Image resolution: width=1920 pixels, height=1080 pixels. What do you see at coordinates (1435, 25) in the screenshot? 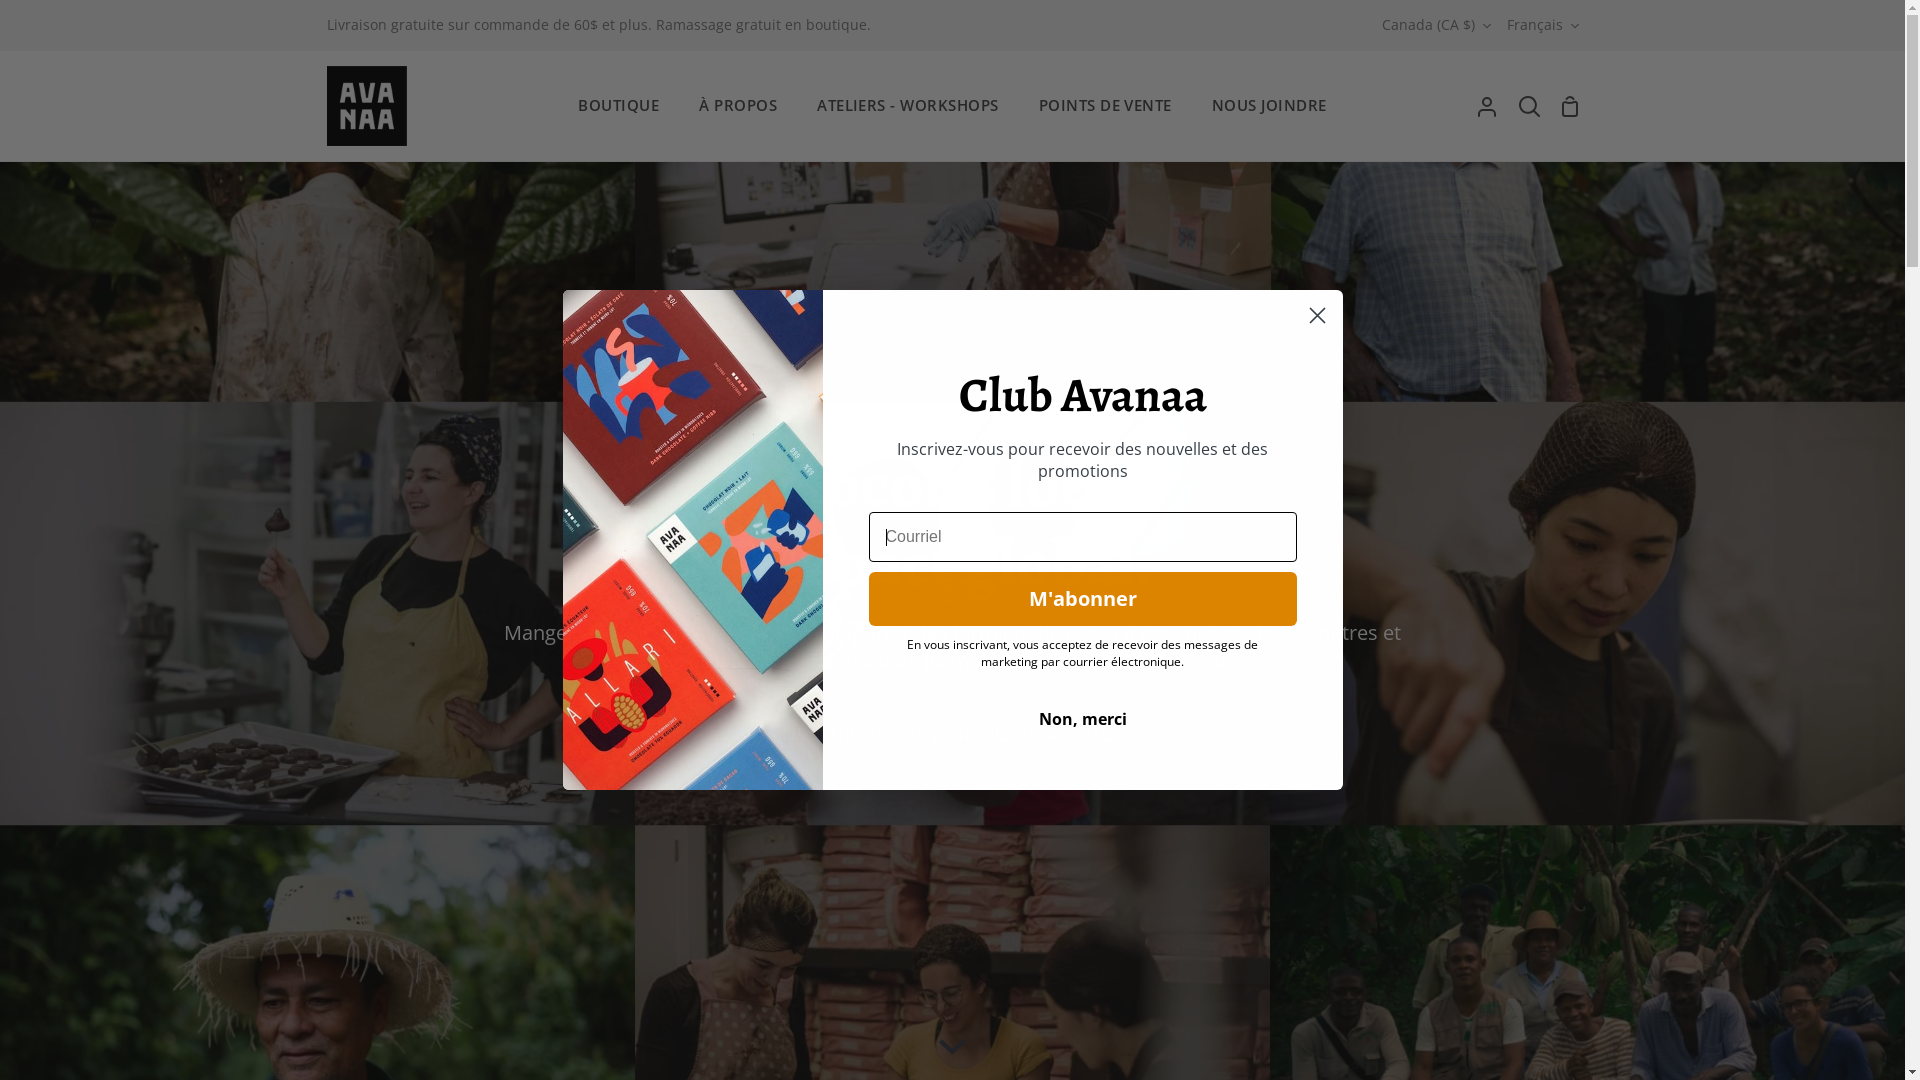
I see `'Canada (CA $)'` at bounding box center [1435, 25].